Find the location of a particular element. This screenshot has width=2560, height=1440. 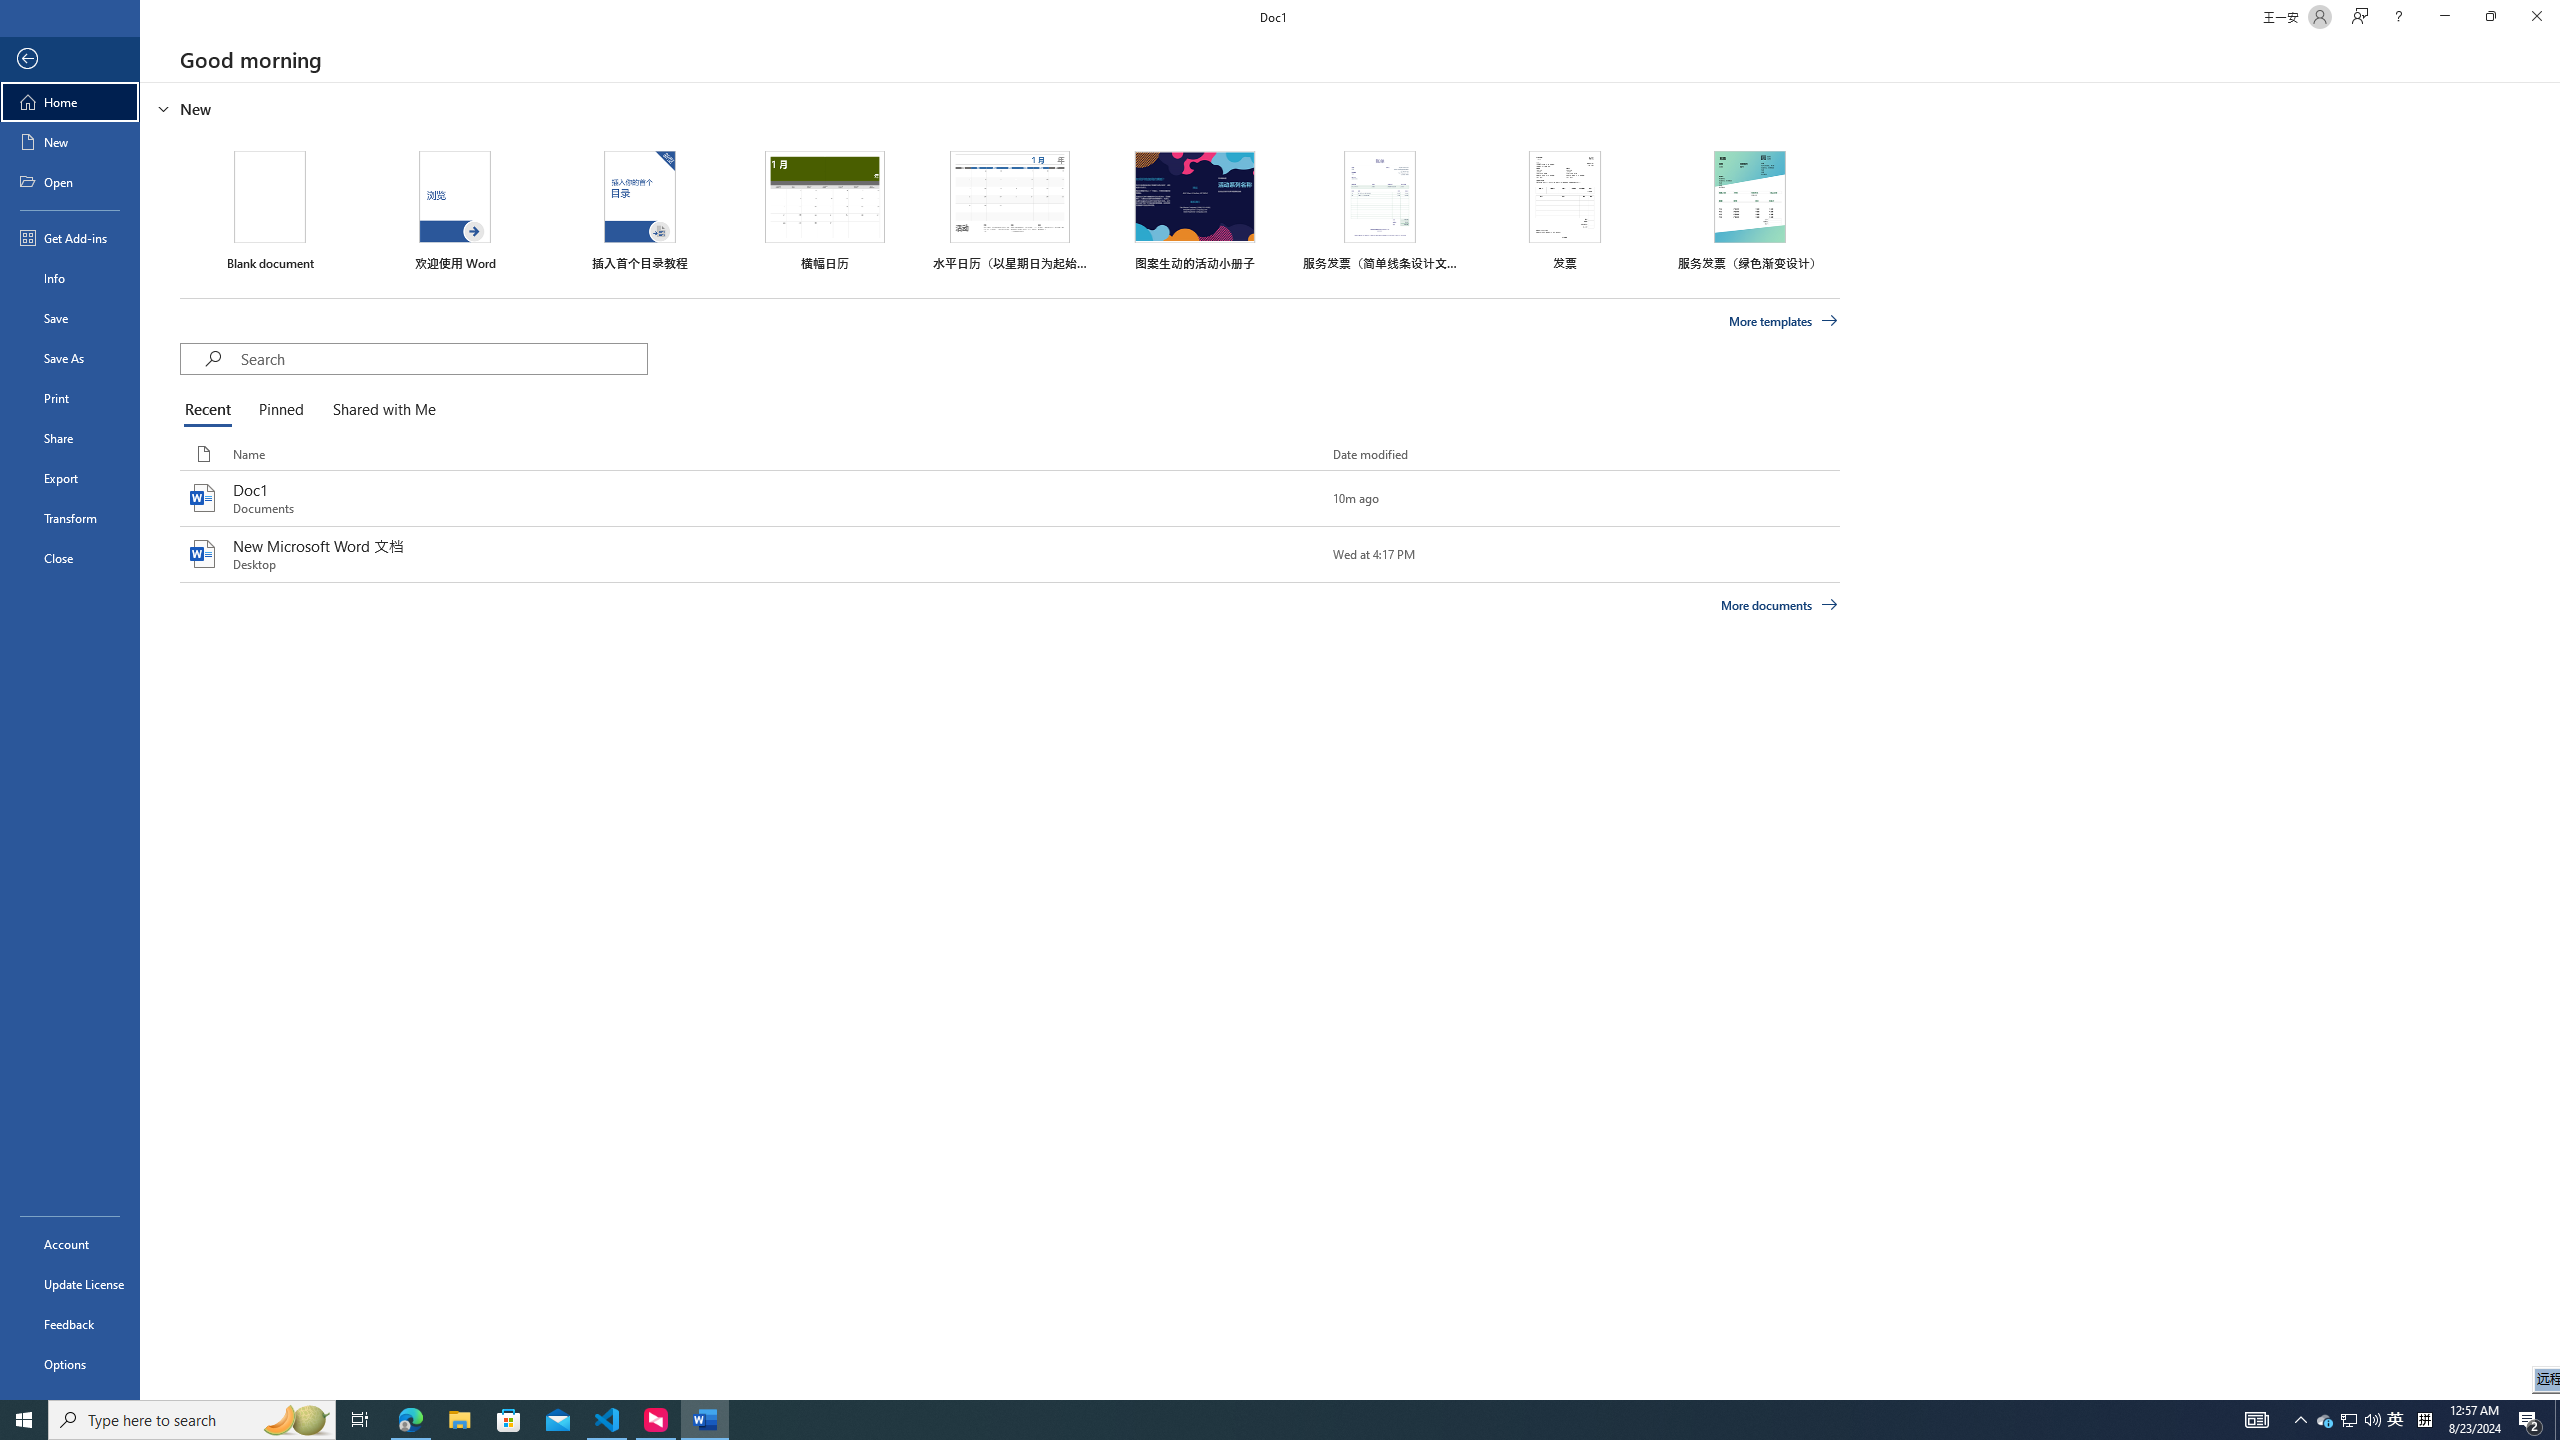

'Info' is located at coordinates (69, 276).